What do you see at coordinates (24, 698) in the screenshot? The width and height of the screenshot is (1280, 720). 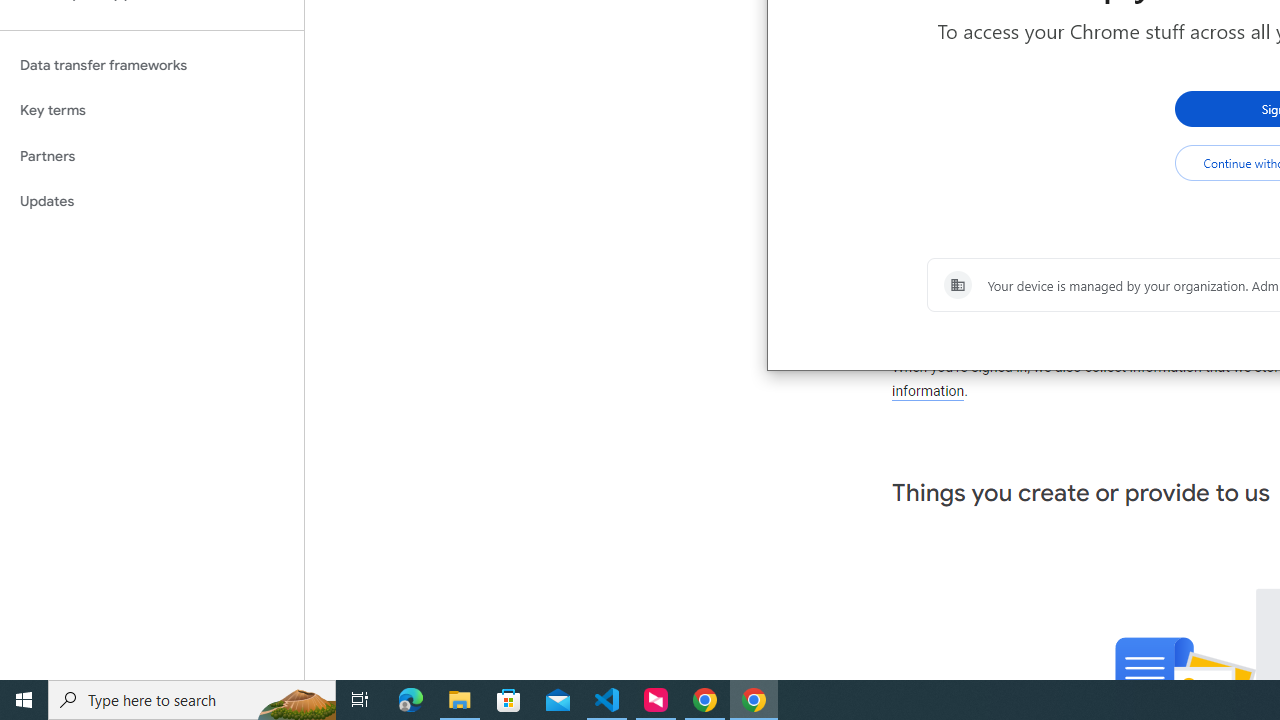 I see `'Start'` at bounding box center [24, 698].